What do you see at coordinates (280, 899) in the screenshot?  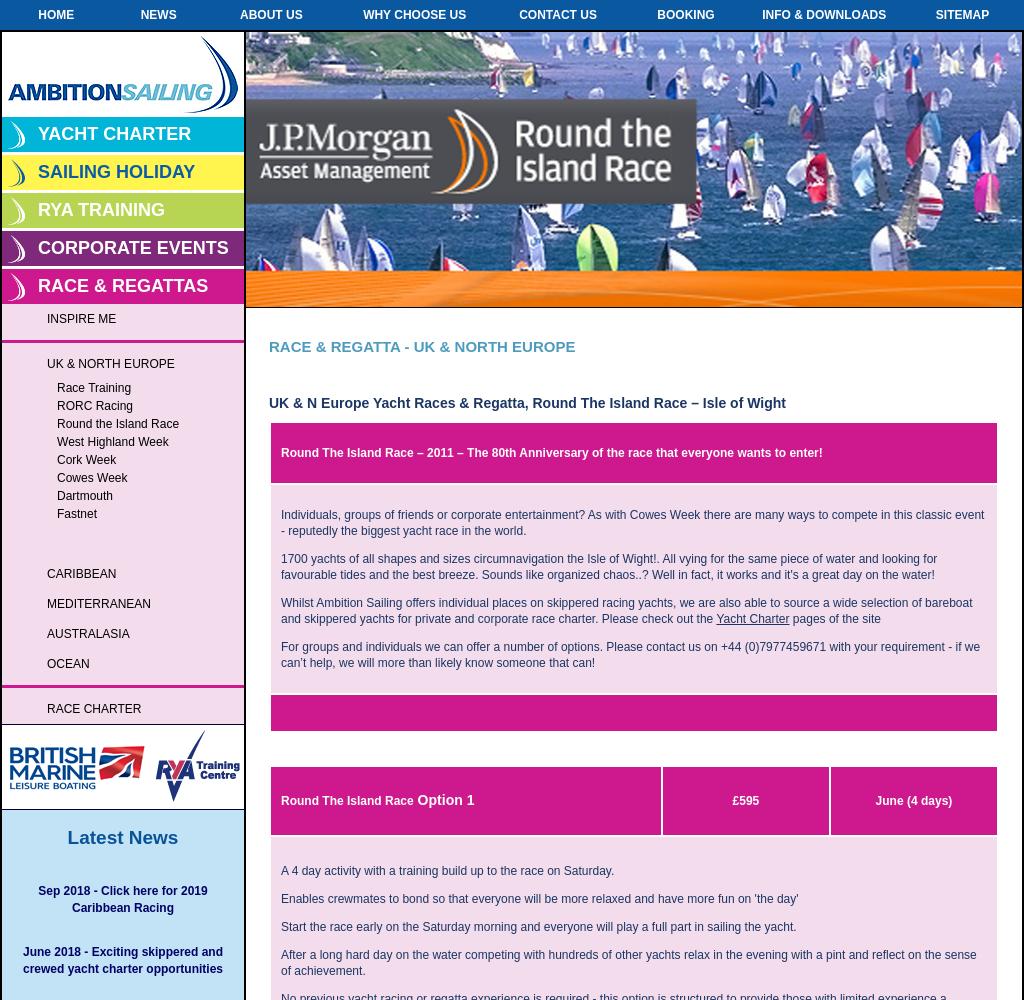 I see `'Enables crewmates to bond so that everyone will be more relaxed and have more fun on 'the day''` at bounding box center [280, 899].